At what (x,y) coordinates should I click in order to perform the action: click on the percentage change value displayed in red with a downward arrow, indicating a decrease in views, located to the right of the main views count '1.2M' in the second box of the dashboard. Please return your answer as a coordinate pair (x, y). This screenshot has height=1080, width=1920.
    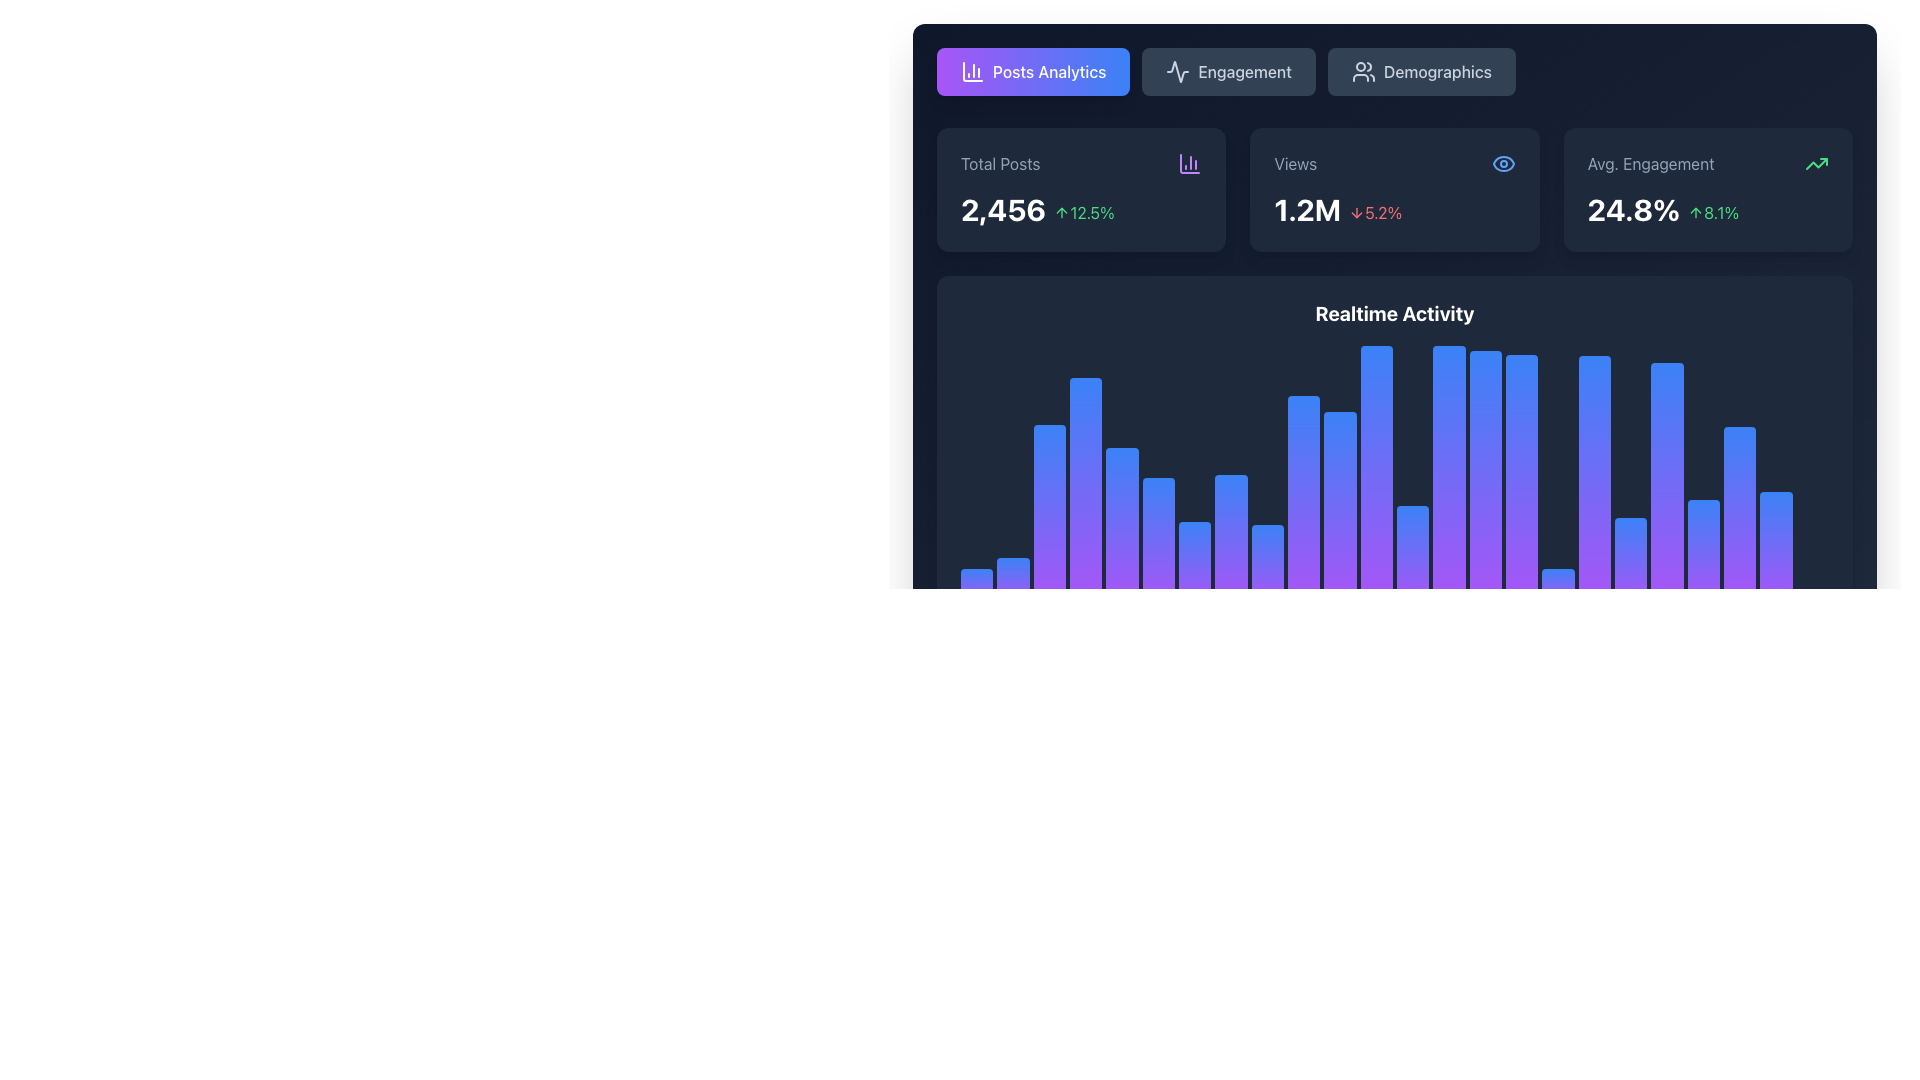
    Looking at the image, I should click on (1374, 212).